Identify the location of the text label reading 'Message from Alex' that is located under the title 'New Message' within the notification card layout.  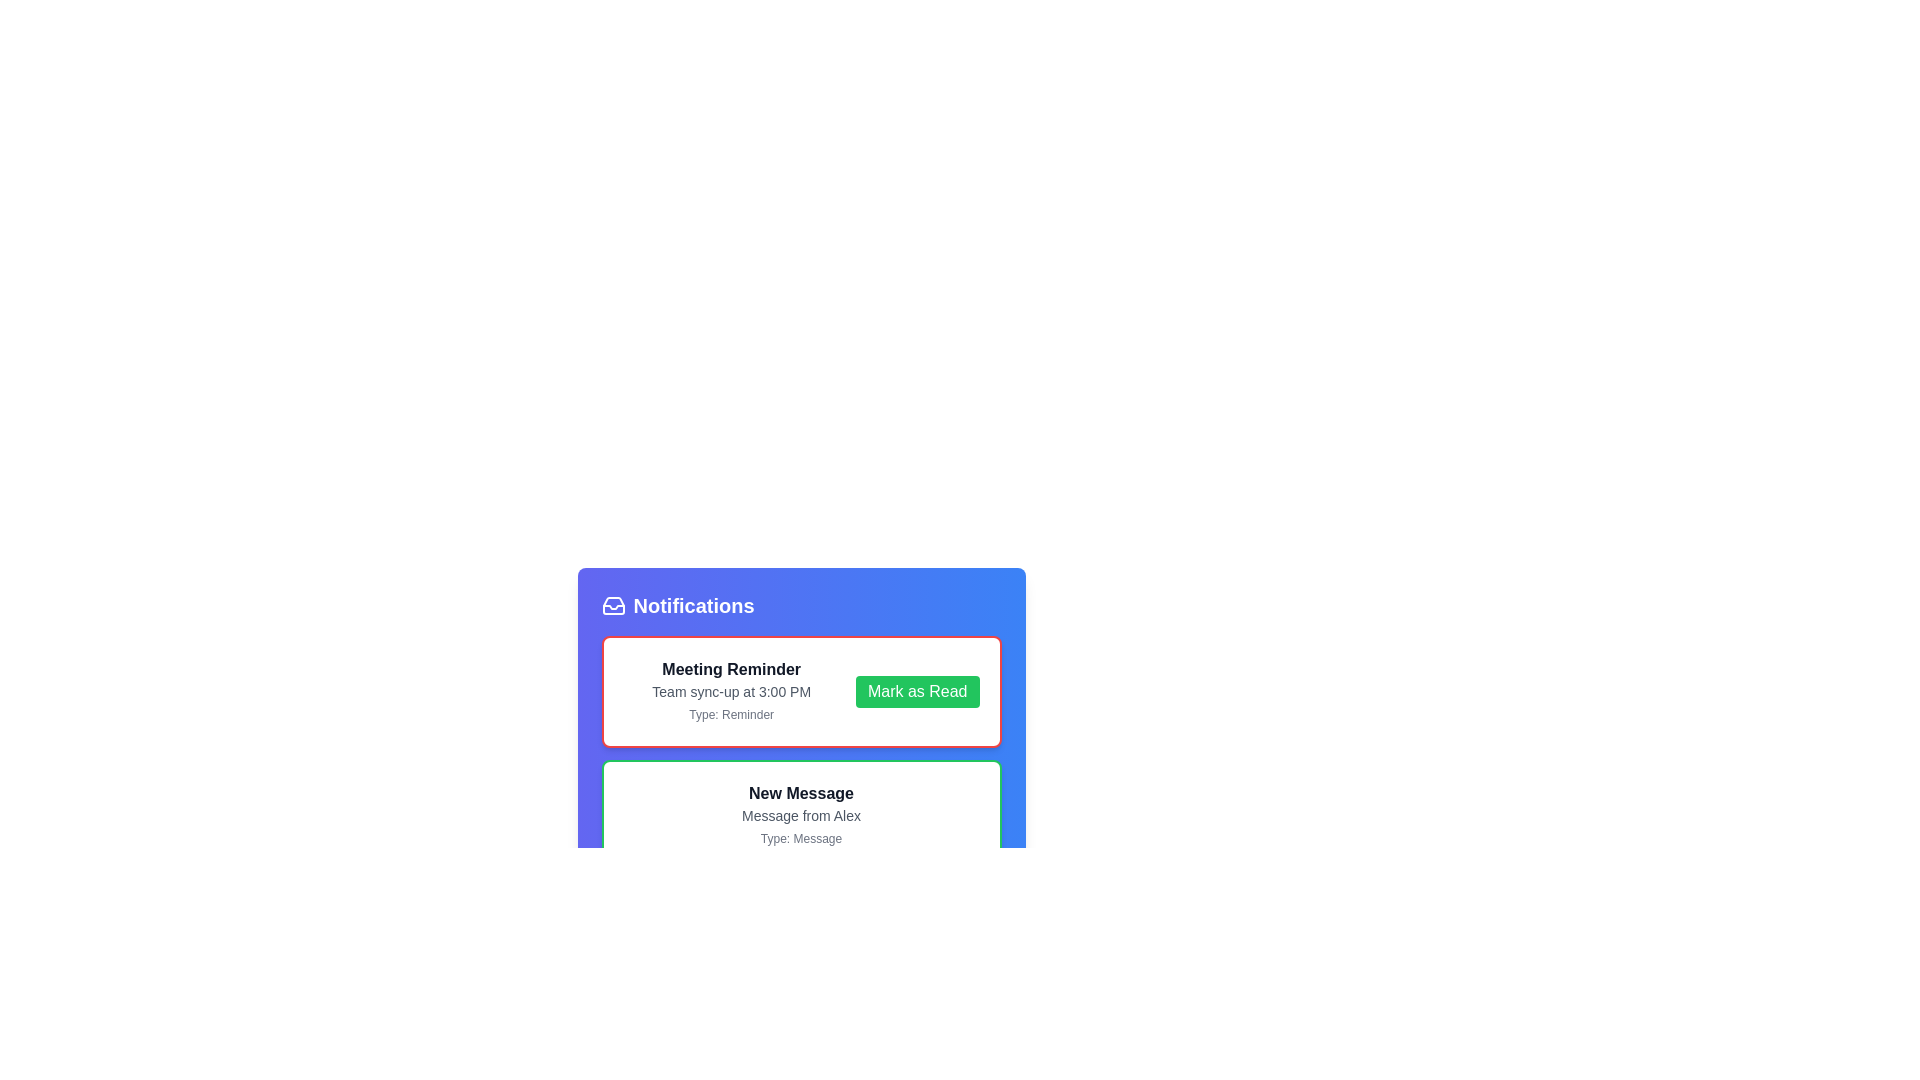
(801, 816).